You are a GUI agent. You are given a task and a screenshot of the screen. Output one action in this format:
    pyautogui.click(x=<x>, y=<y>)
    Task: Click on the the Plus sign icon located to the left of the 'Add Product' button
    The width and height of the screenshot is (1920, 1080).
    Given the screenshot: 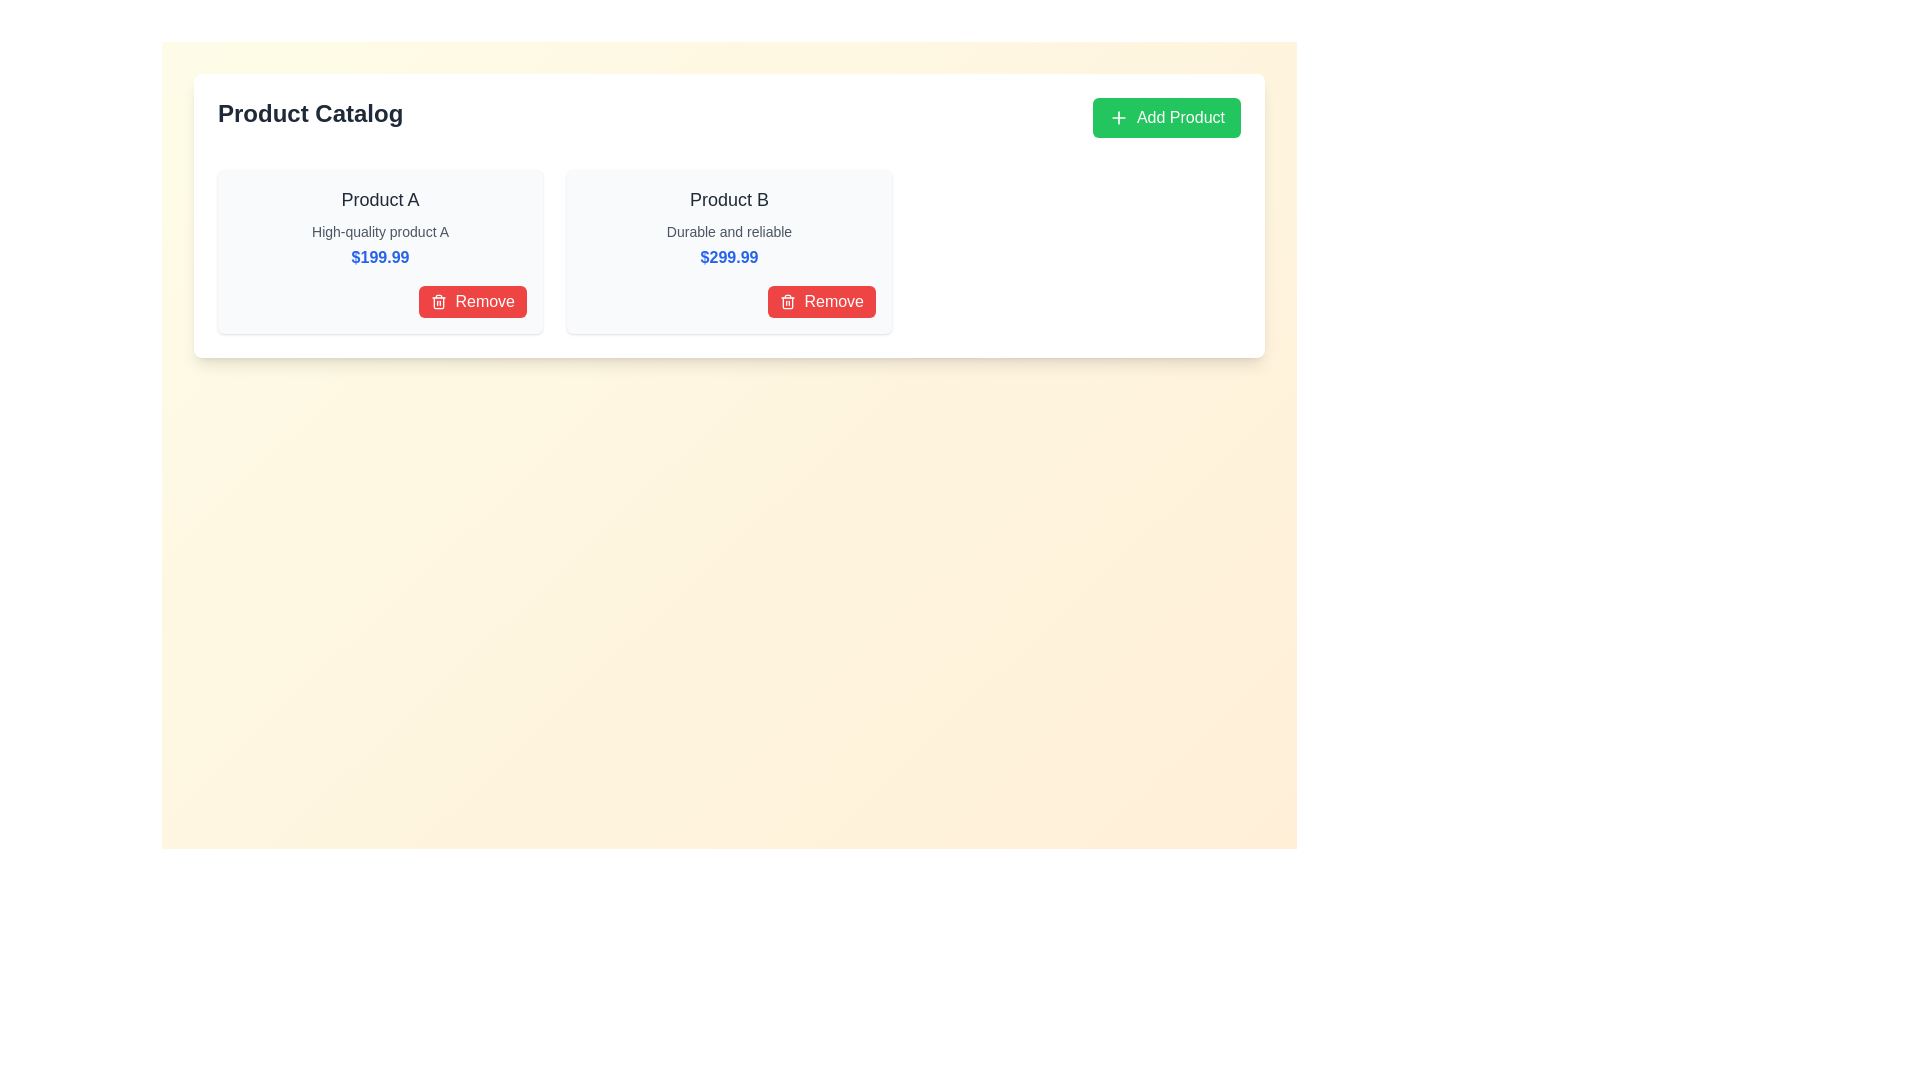 What is the action you would take?
    pyautogui.click(x=1117, y=118)
    